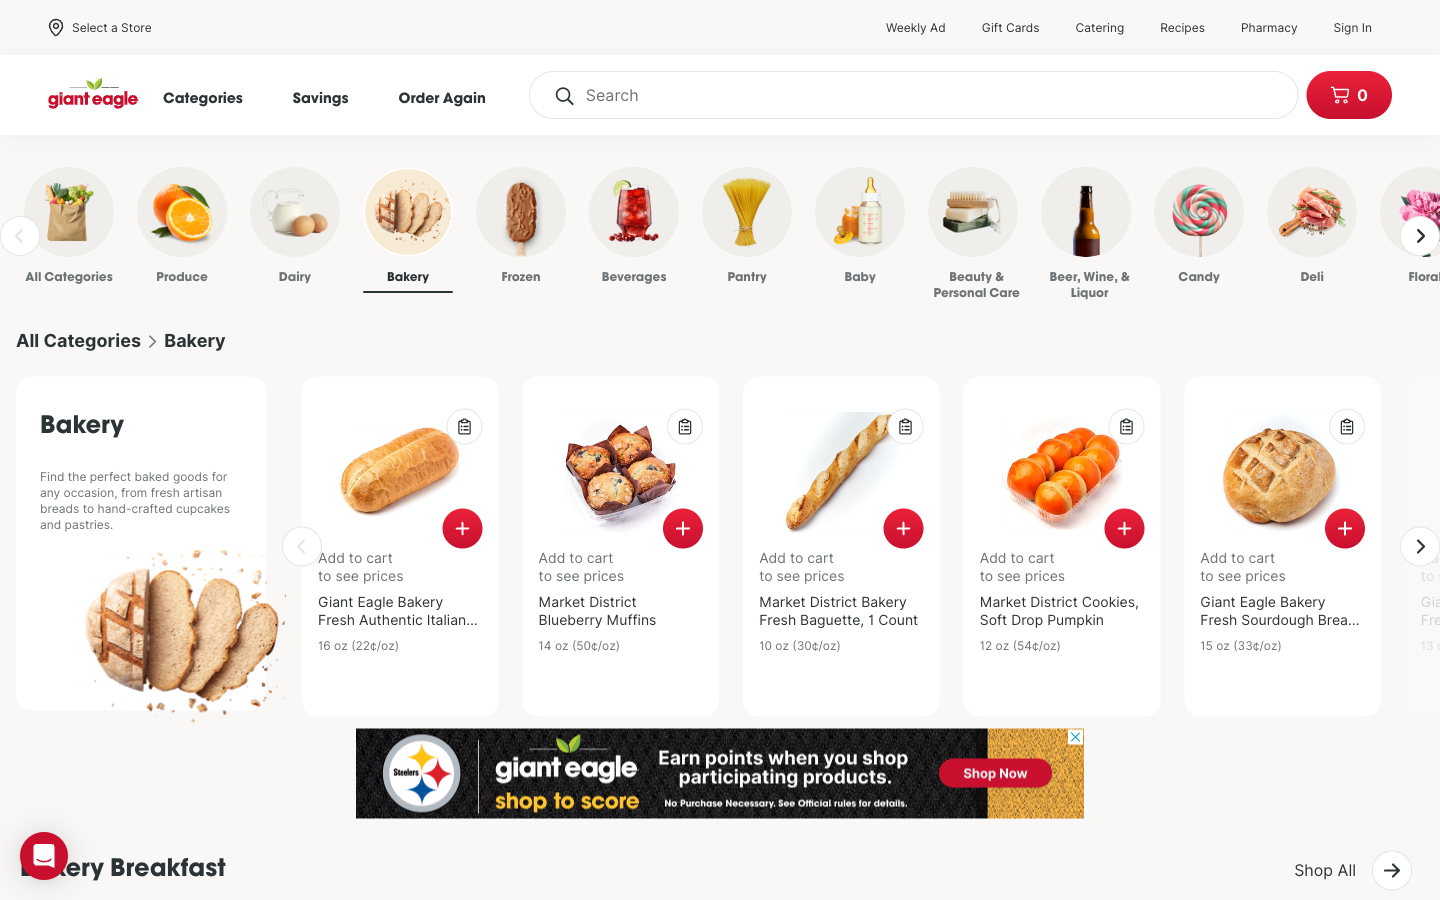 This screenshot has width=1440, height=900. Describe the element at coordinates (1361, 26) in the screenshot. I see `Enter into my user interface` at that location.